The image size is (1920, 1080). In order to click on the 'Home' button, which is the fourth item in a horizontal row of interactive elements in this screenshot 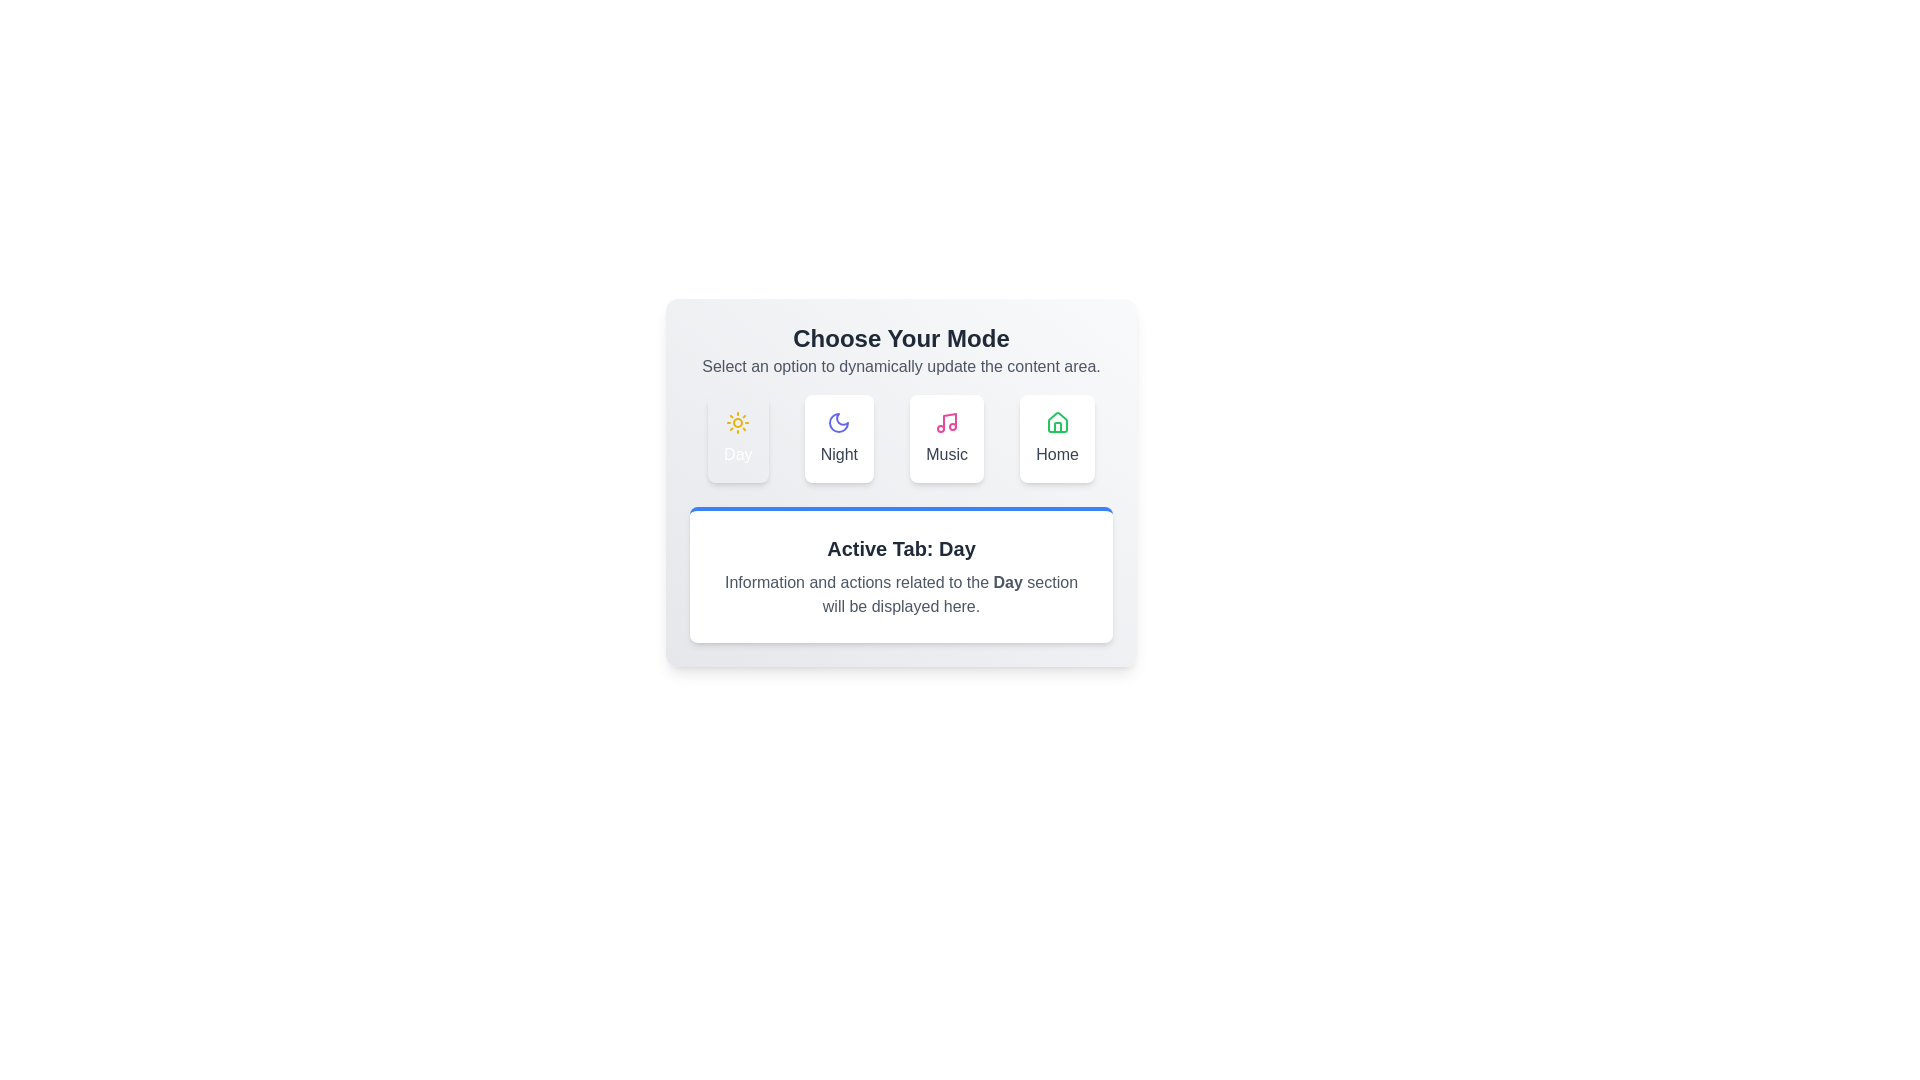, I will do `click(1056, 438)`.